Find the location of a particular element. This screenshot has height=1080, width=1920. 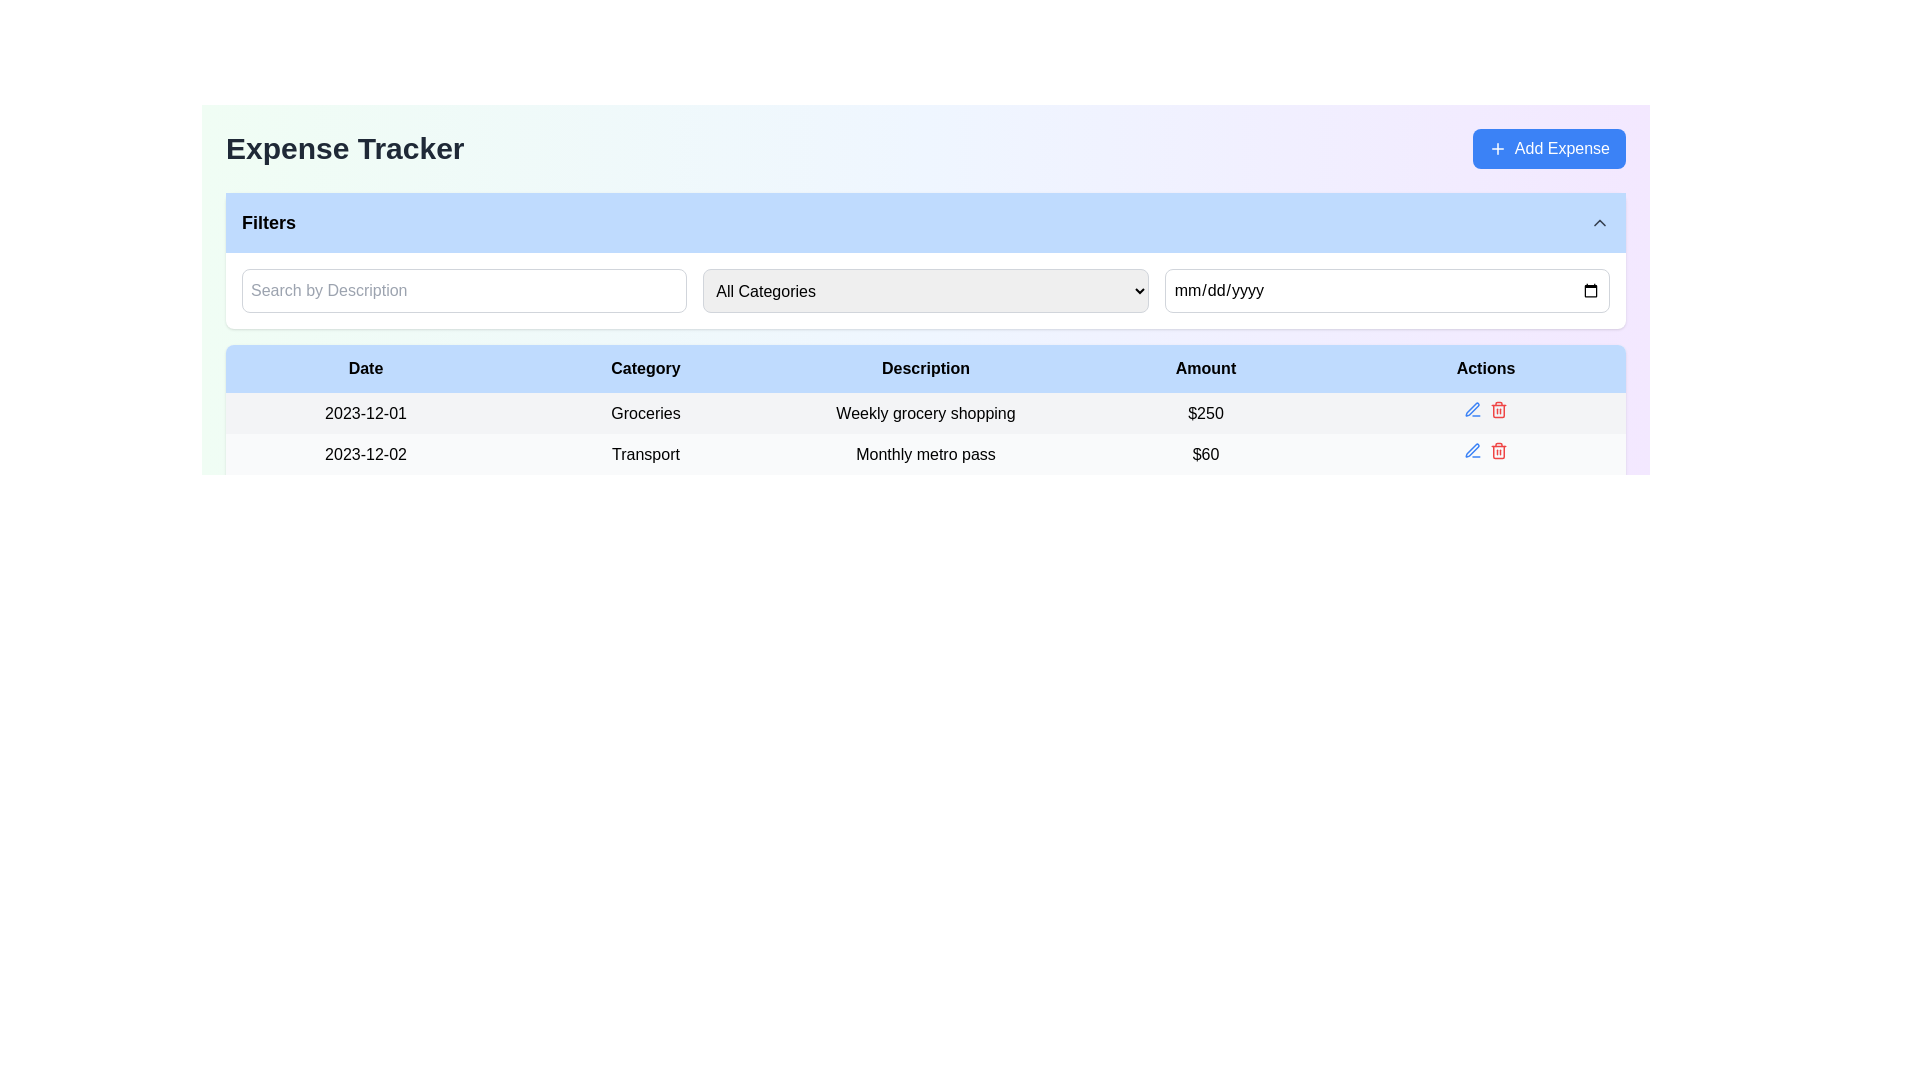

the Text label representing the category of the expense record in the second row of the table under the 'Category' column is located at coordinates (646, 454).